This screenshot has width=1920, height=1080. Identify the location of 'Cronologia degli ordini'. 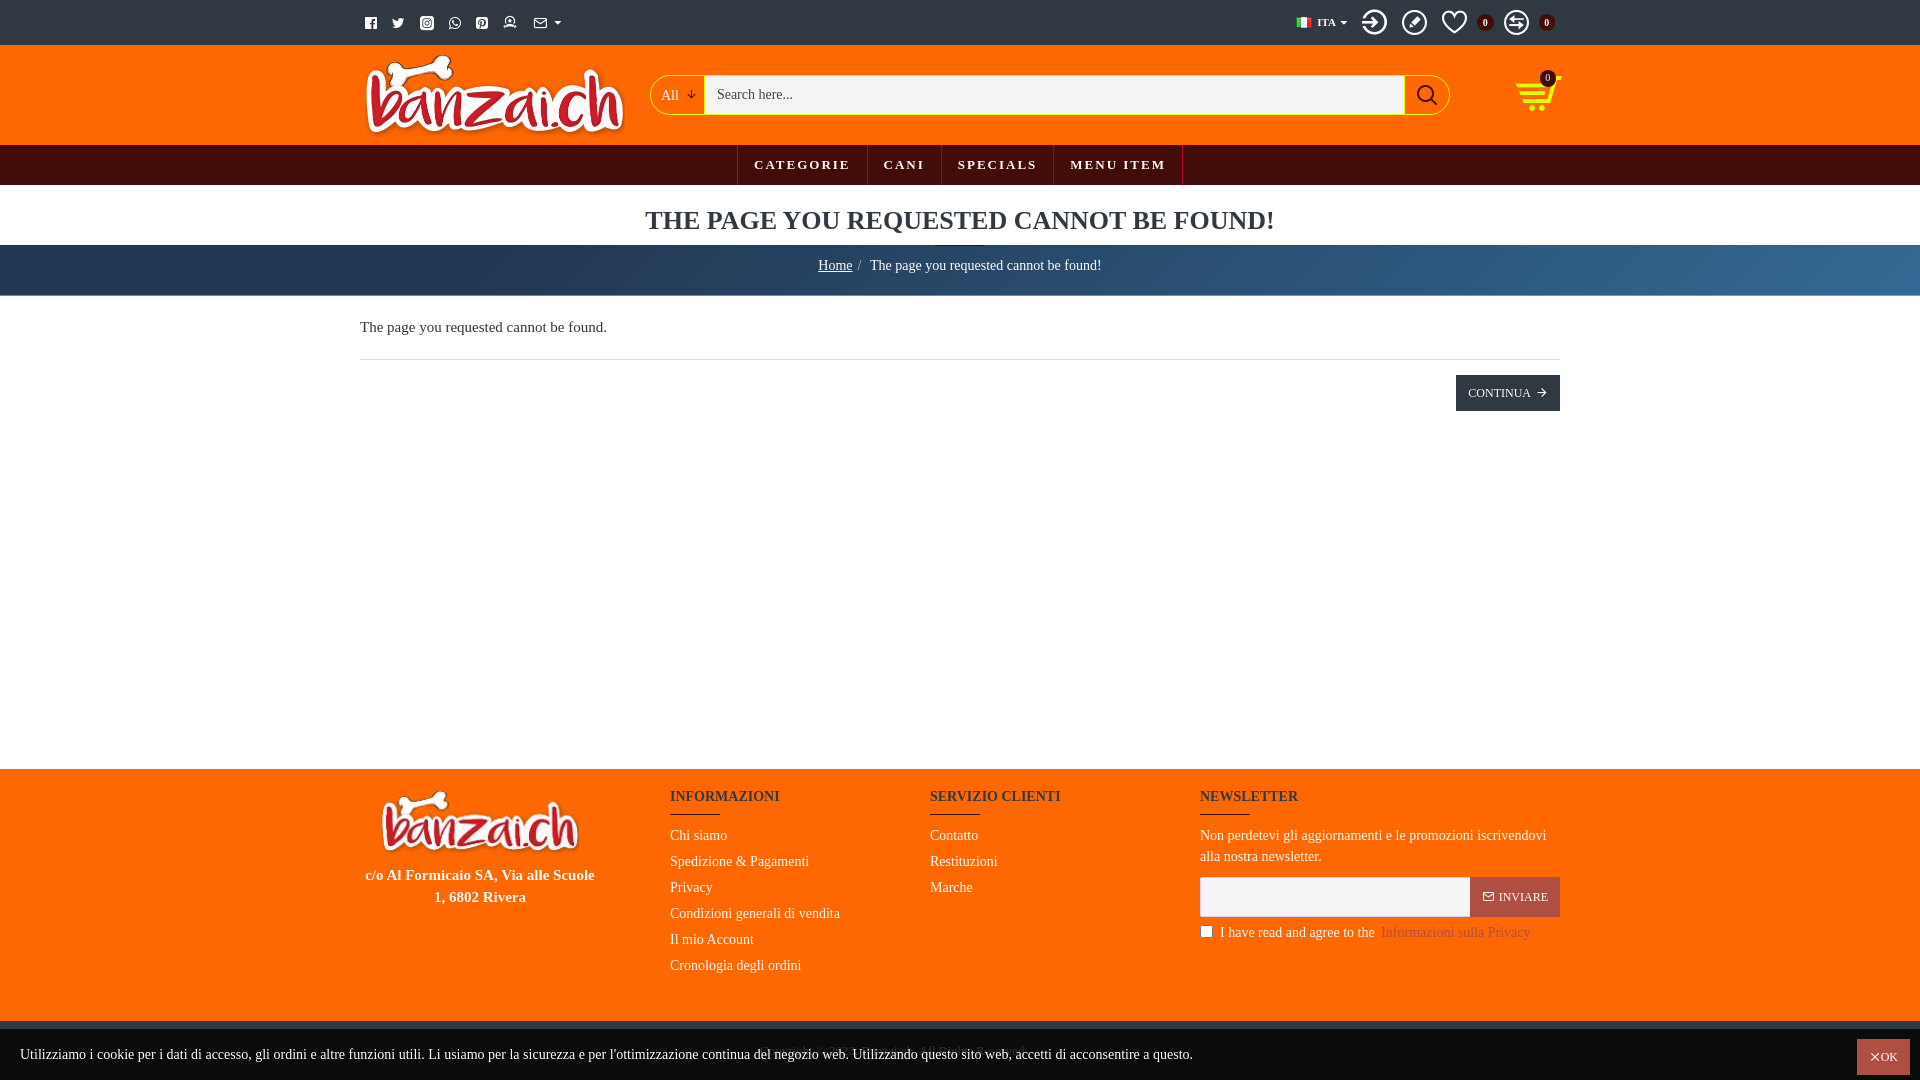
(734, 966).